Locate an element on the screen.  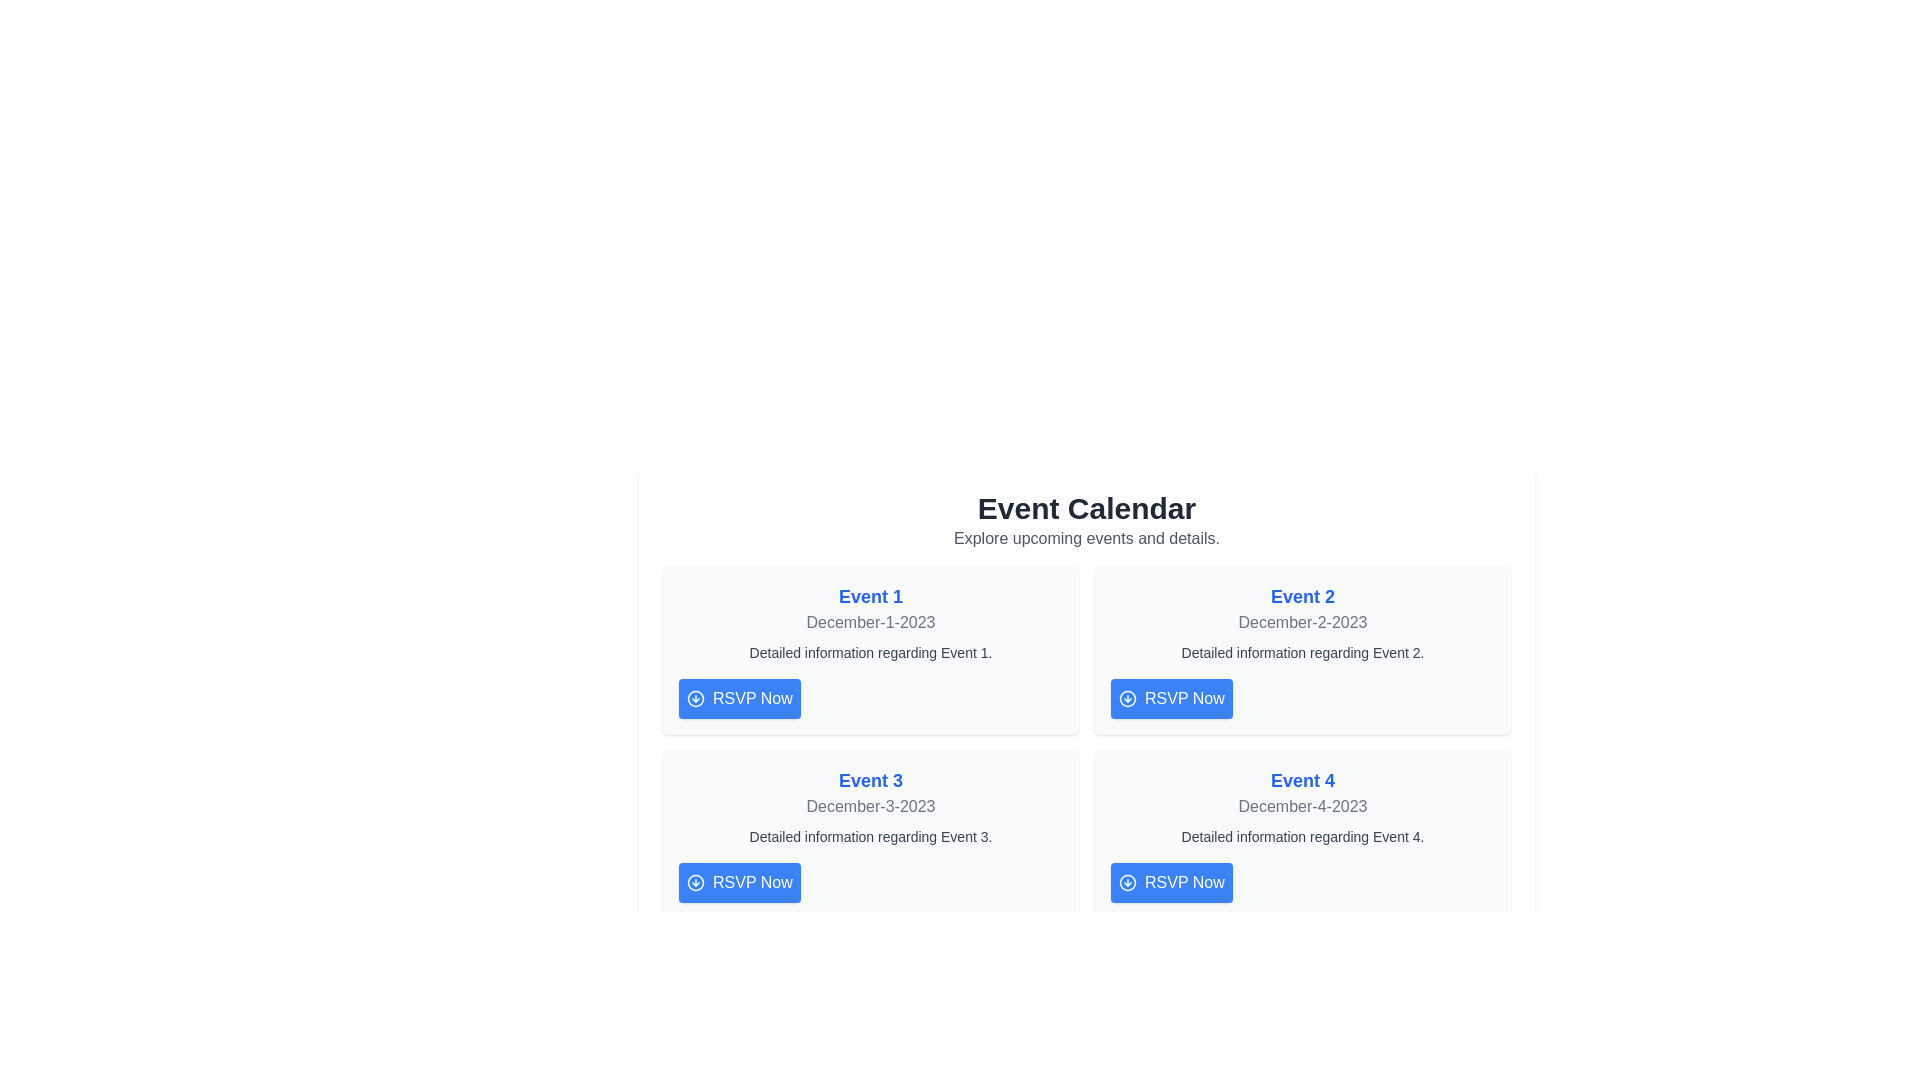
text label that displays 'Event 2', which is styled in a bold and large blue font located at the top center of a rectangular card is located at coordinates (1302, 596).